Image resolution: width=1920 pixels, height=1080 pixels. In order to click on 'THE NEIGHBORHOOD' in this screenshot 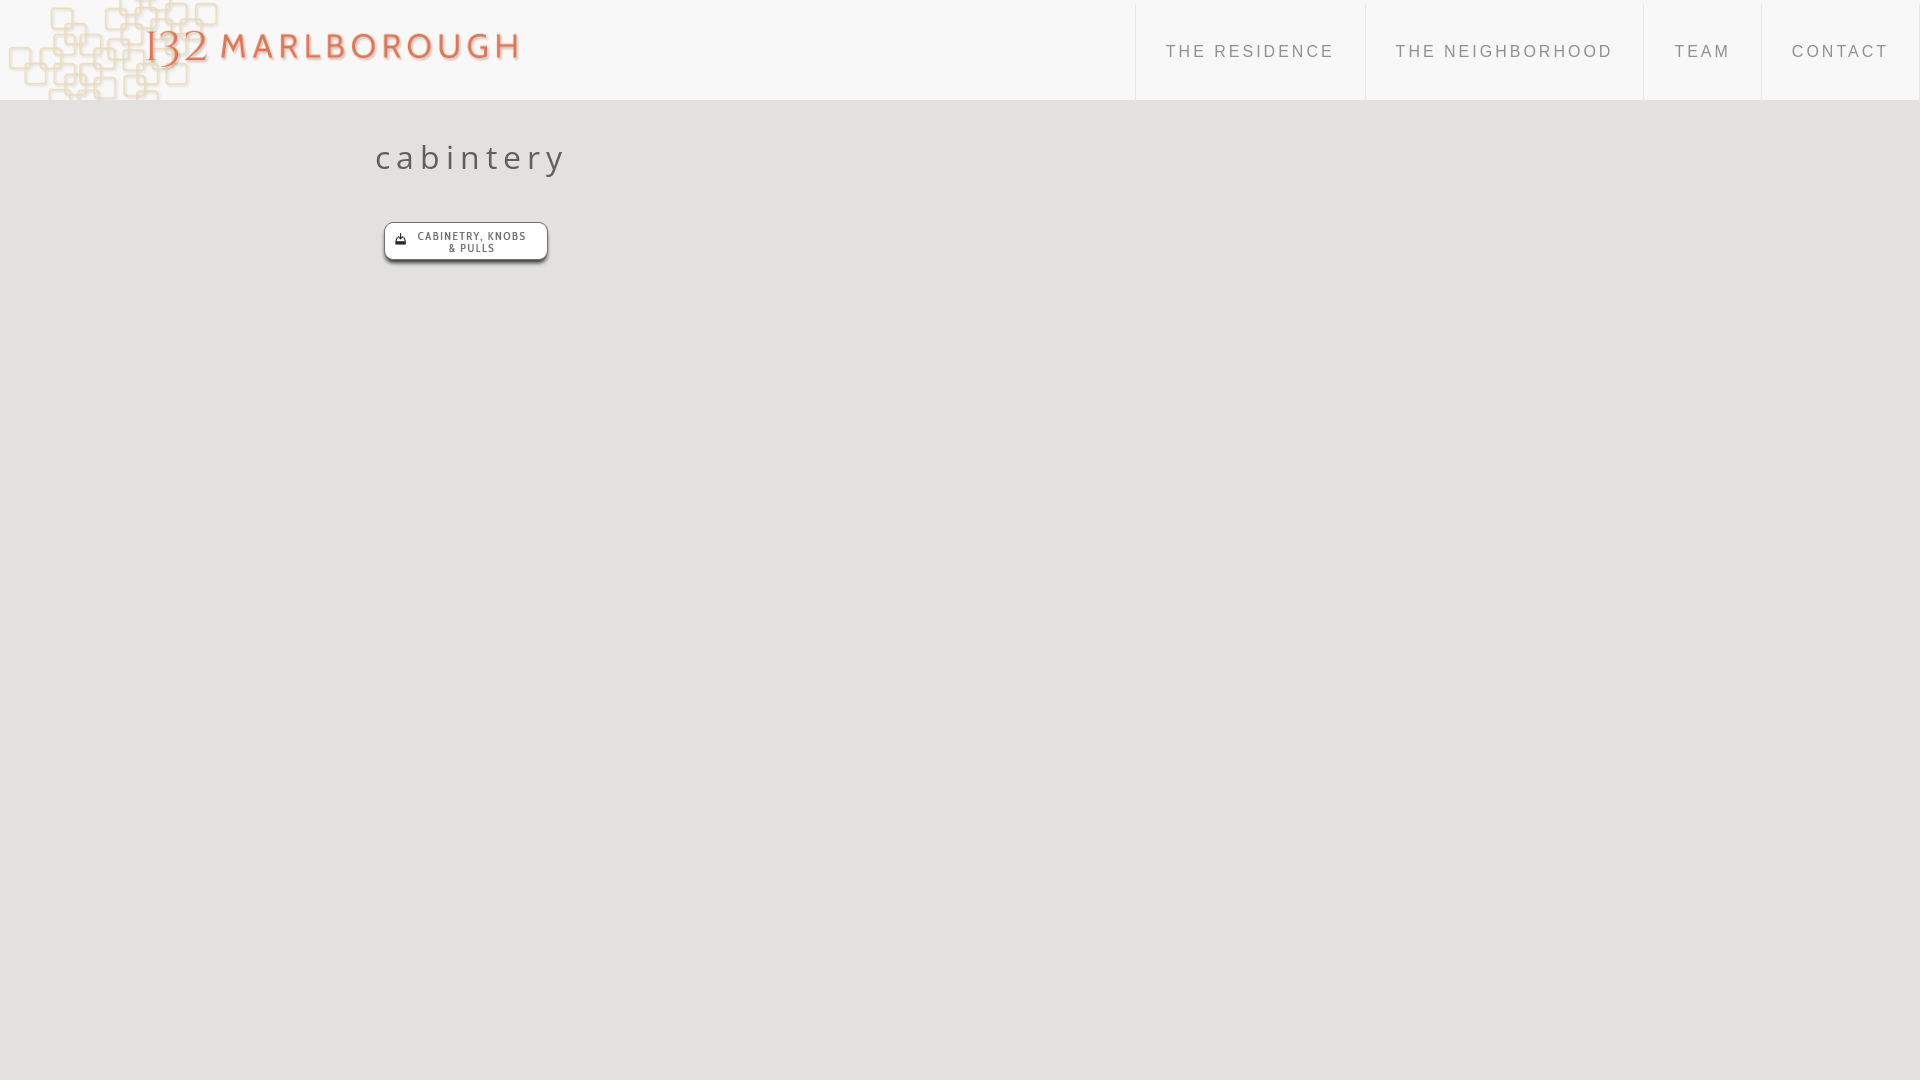, I will do `click(1505, 53)`.